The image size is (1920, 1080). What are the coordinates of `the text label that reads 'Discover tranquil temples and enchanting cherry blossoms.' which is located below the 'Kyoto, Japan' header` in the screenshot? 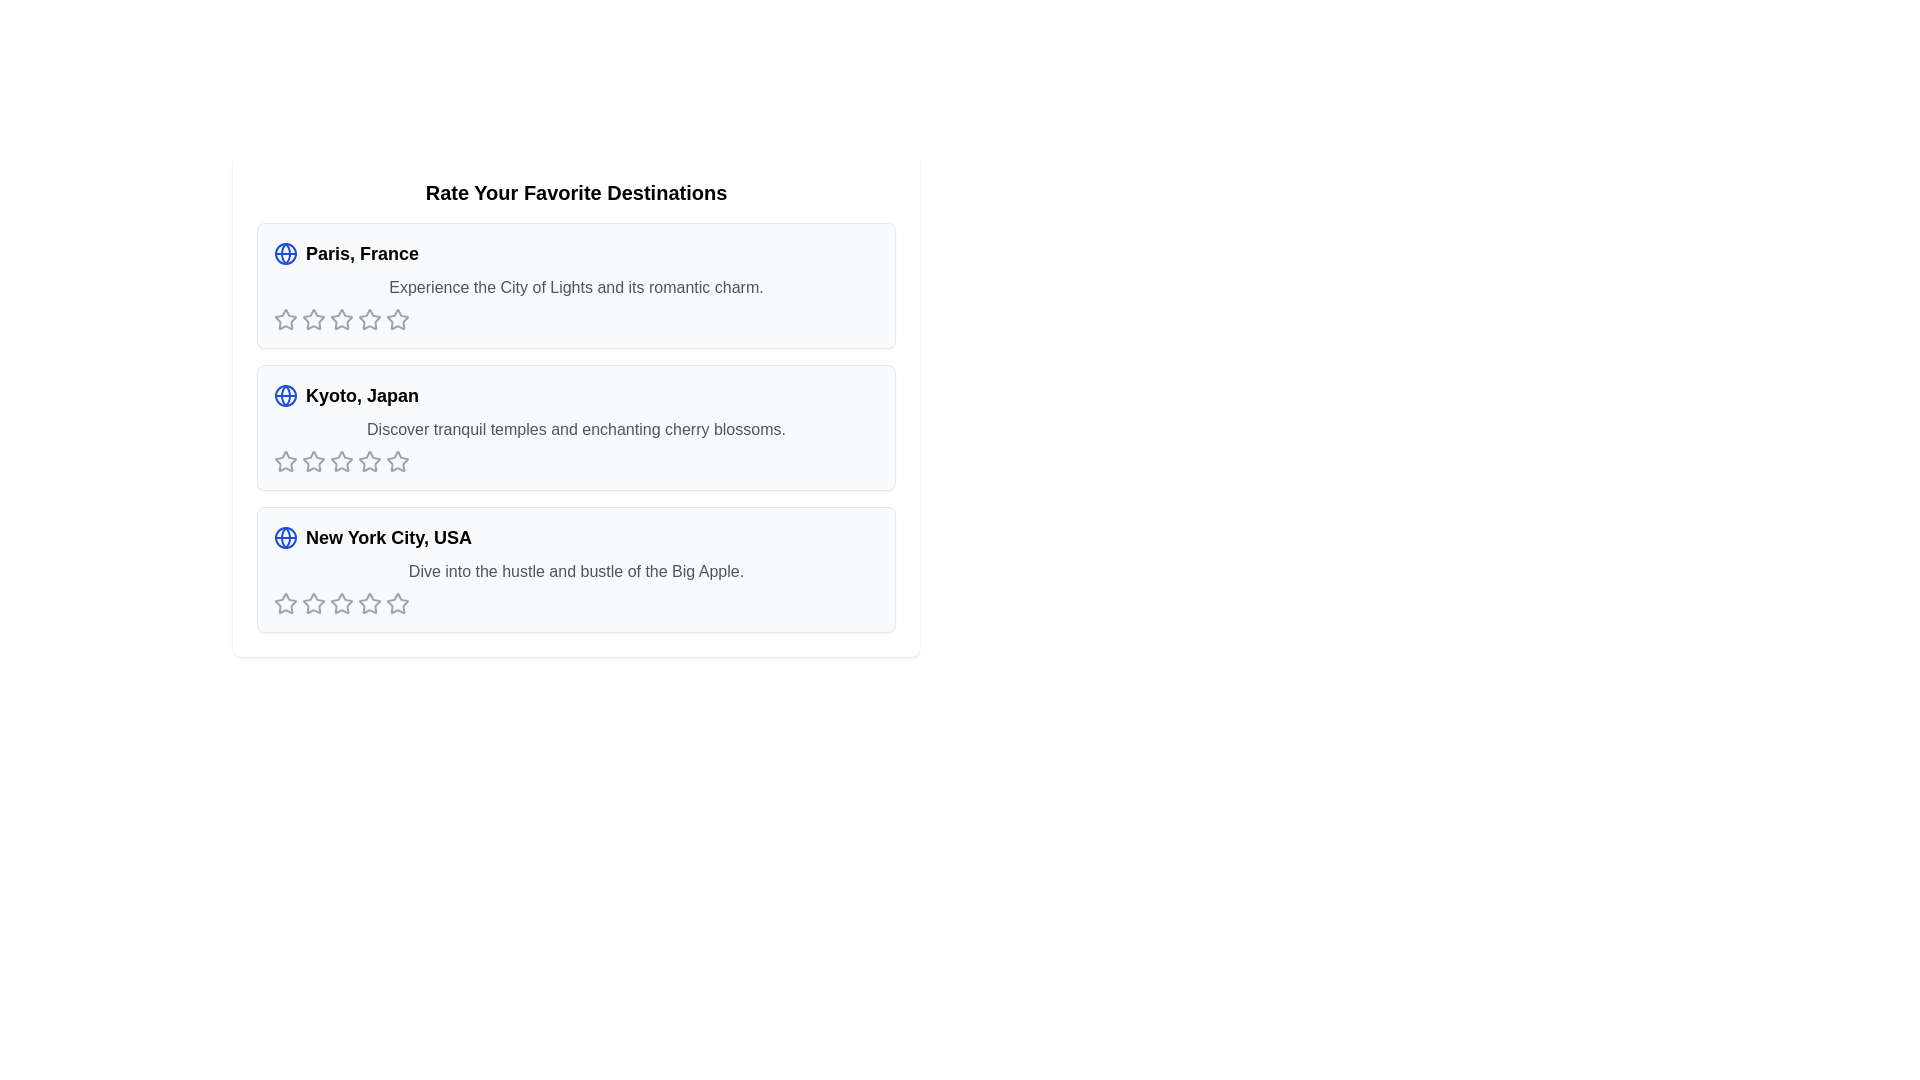 It's located at (575, 428).